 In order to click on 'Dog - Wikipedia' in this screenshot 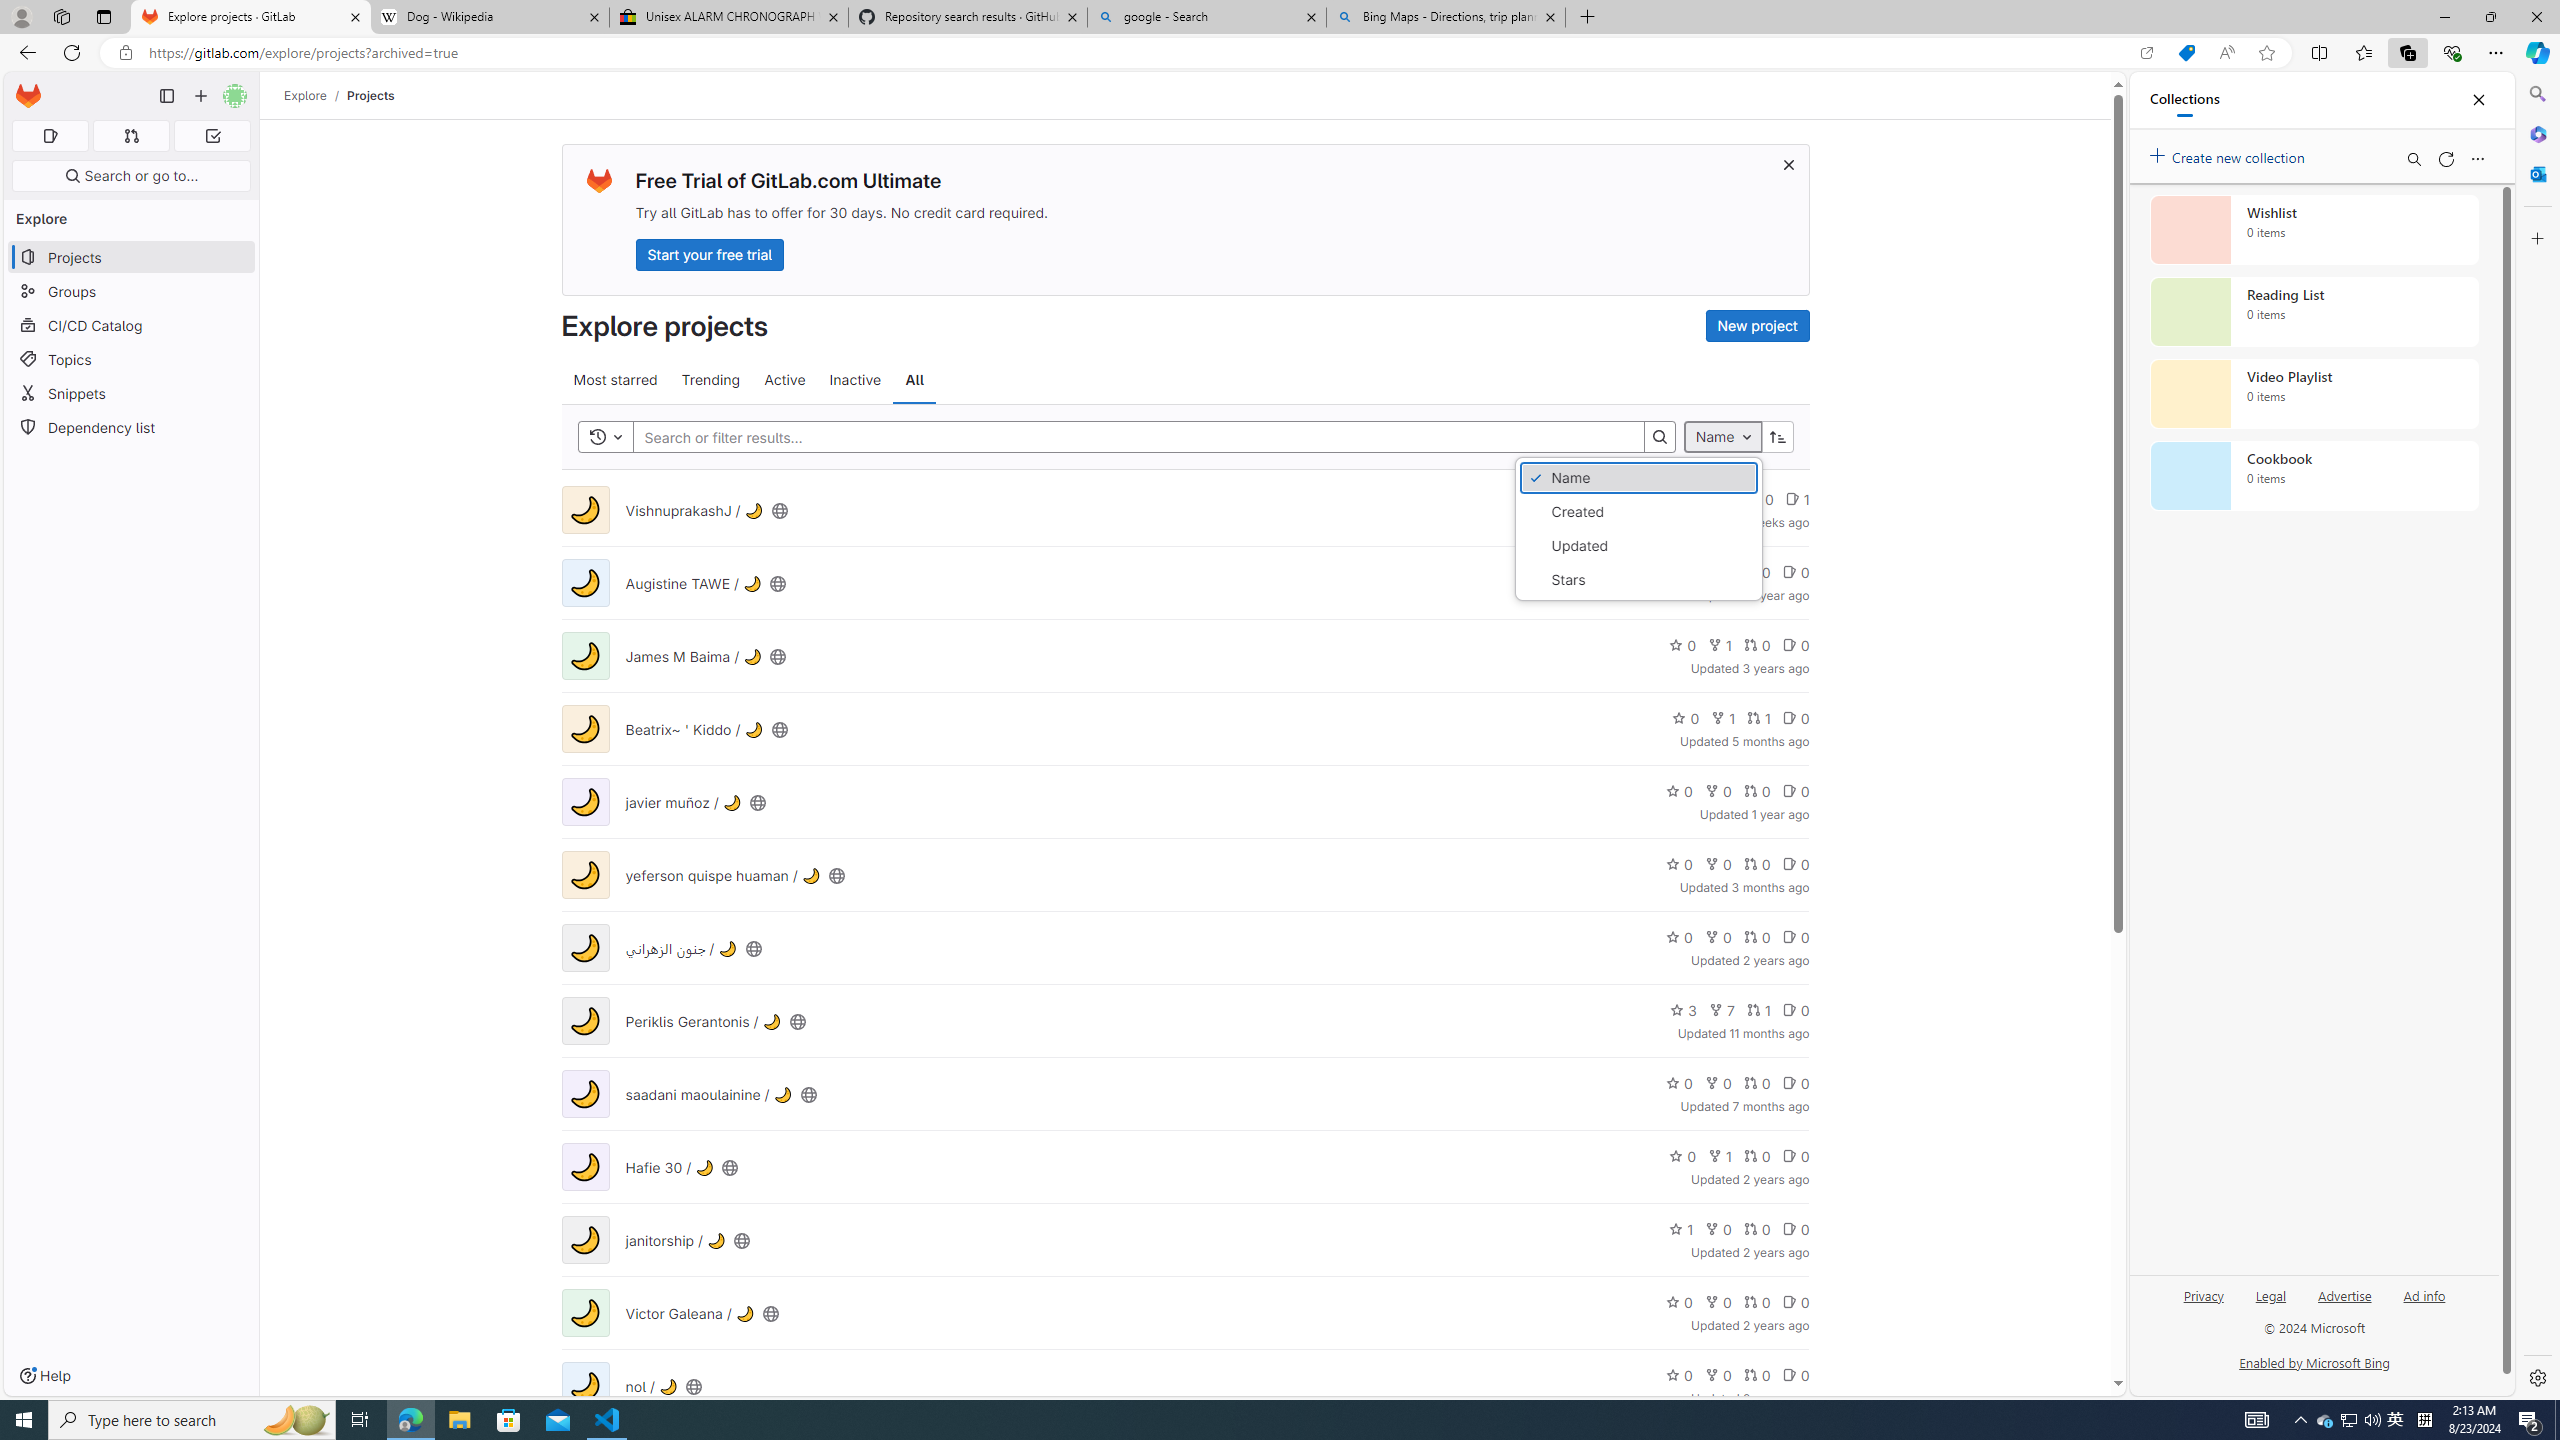, I will do `click(488, 16)`.